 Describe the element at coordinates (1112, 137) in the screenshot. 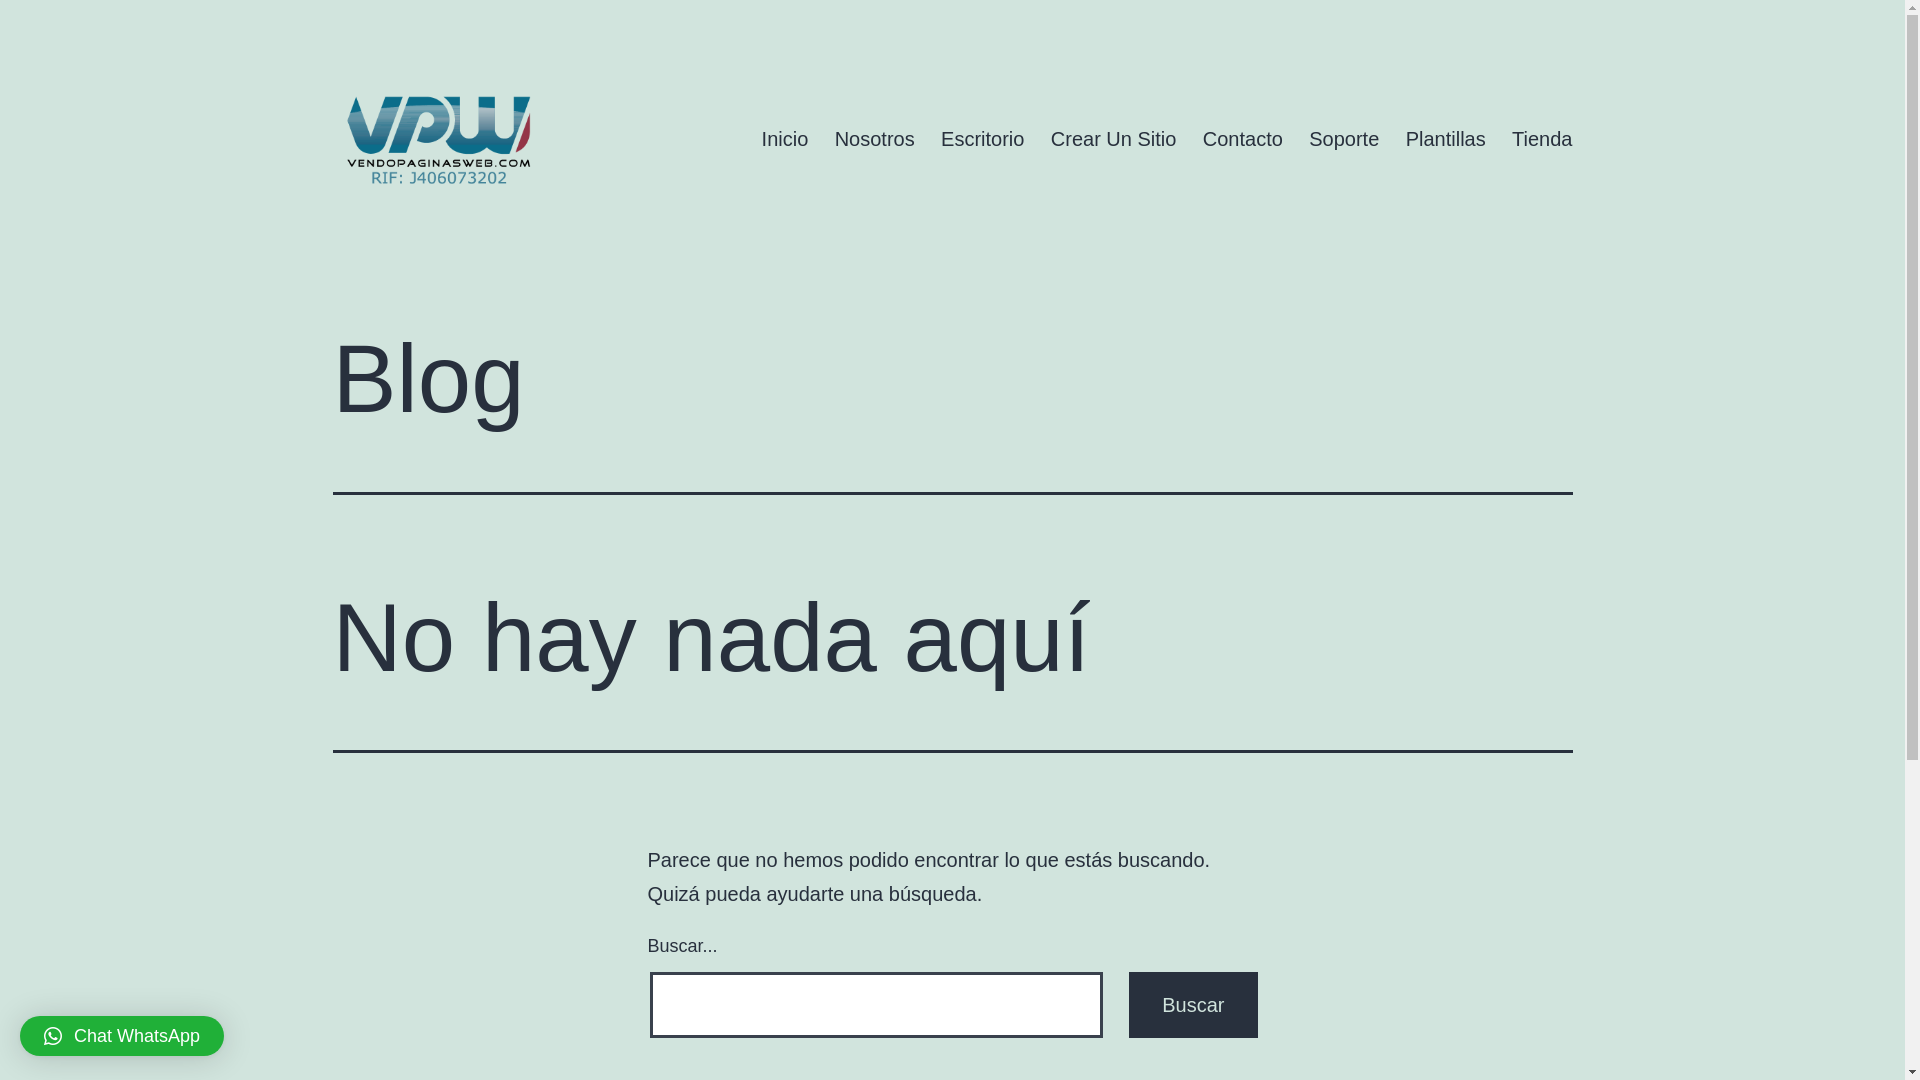

I see `'Crear Un Sitio'` at that location.